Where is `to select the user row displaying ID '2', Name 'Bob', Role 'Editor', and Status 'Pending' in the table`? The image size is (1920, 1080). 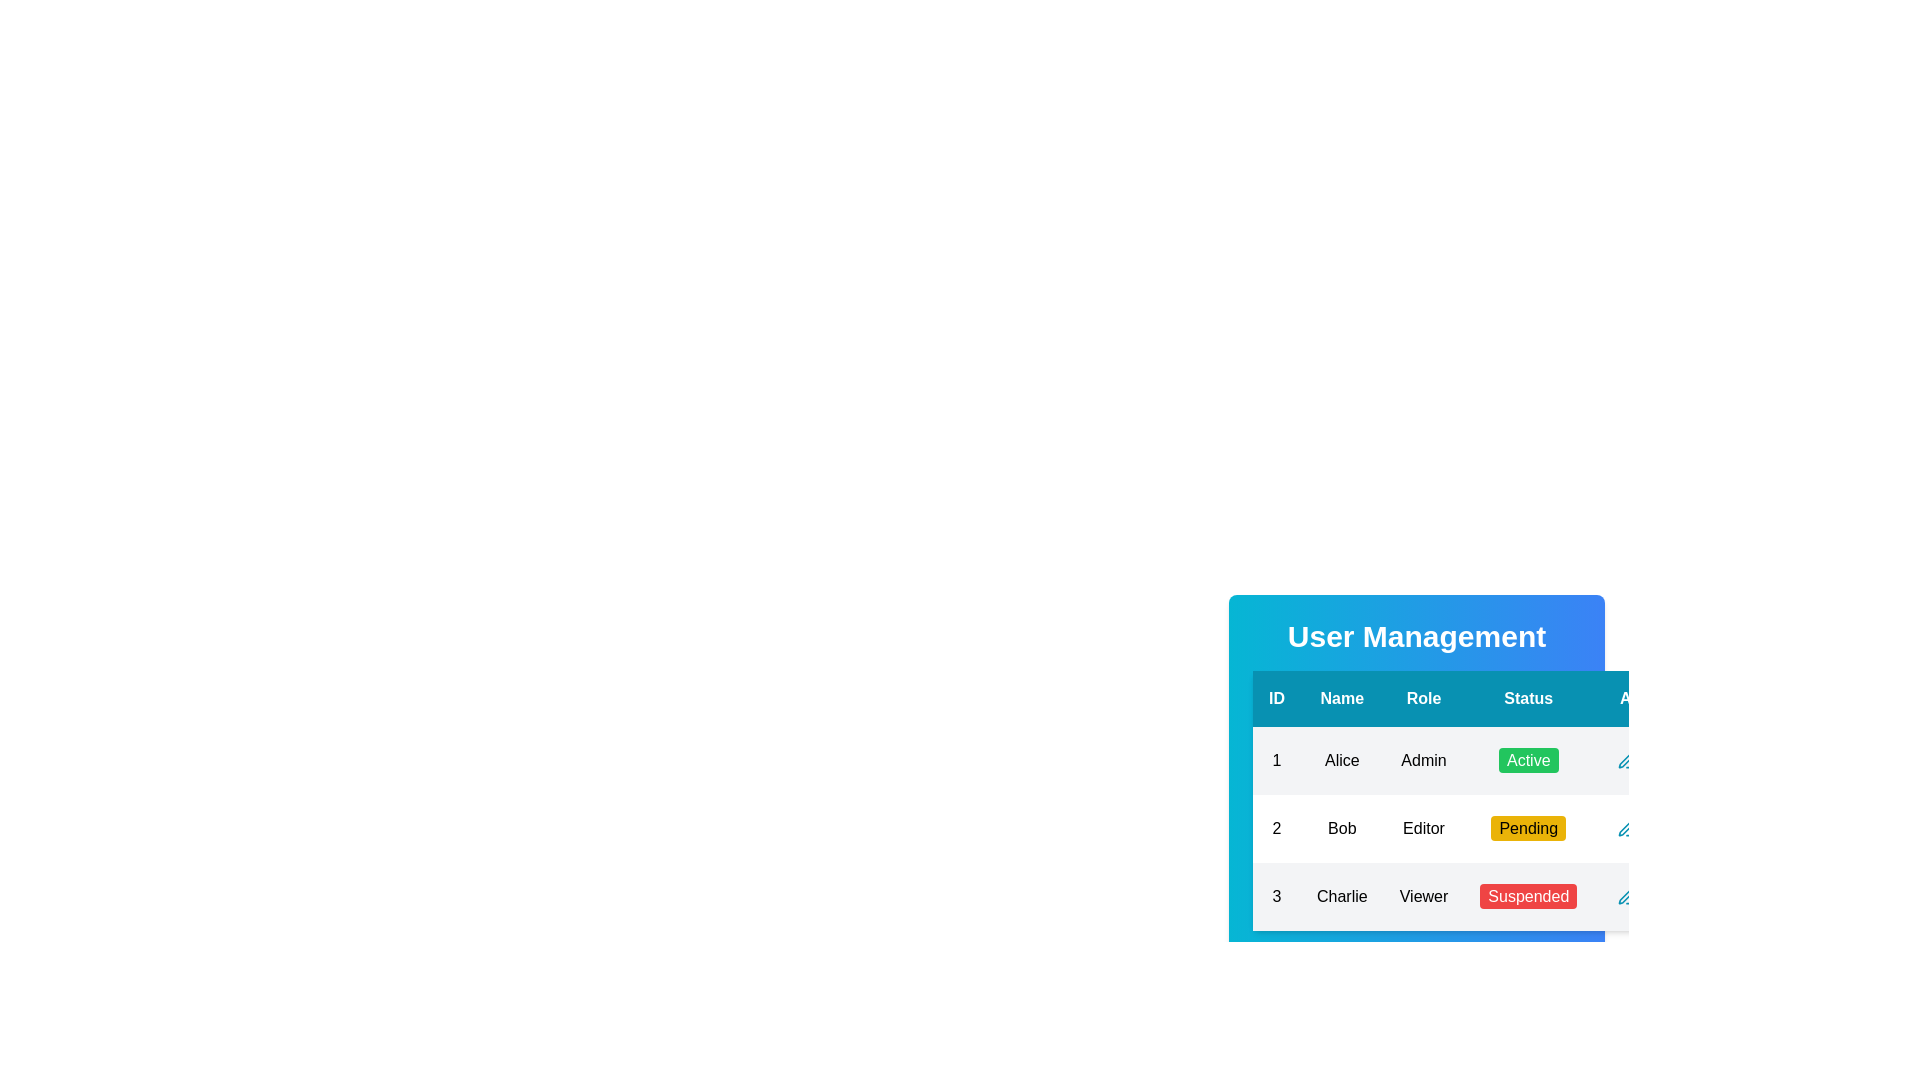 to select the user row displaying ID '2', Name 'Bob', Role 'Editor', and Status 'Pending' in the table is located at coordinates (1478, 829).